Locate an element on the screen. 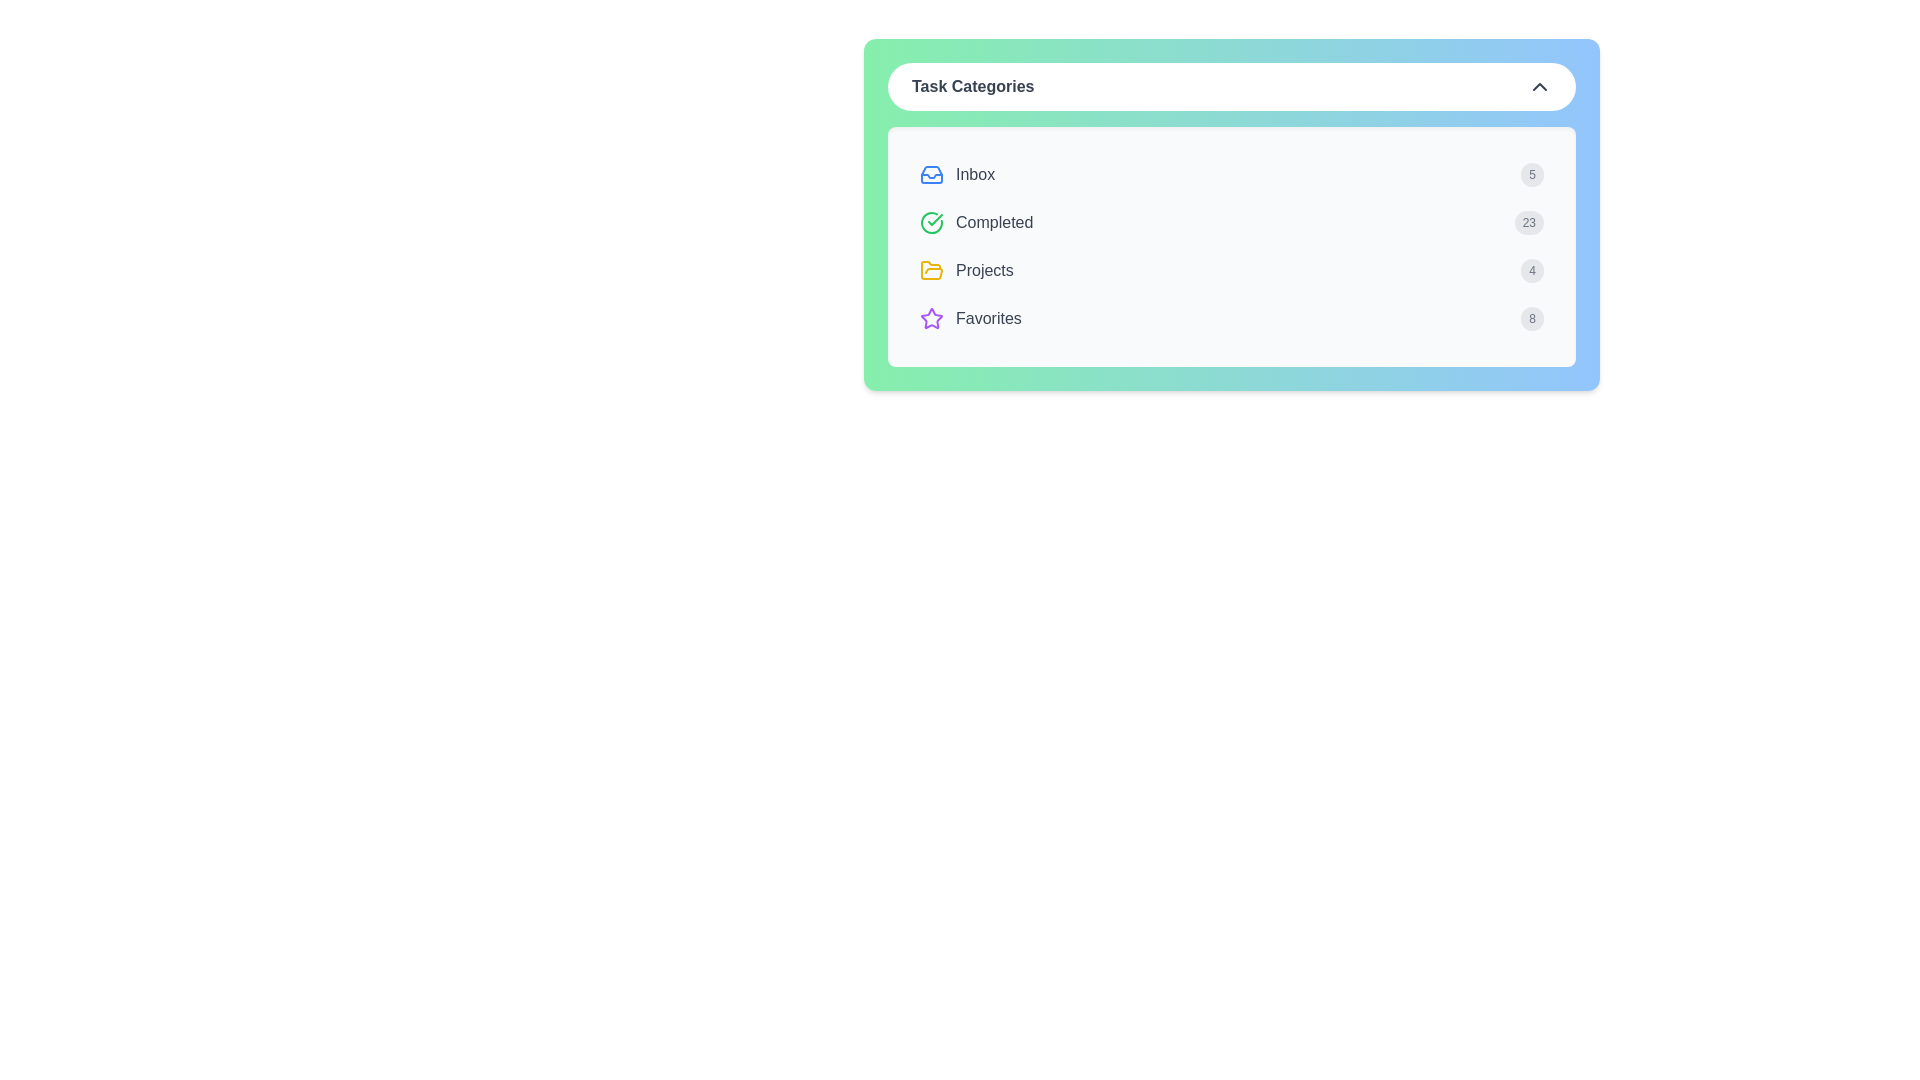 This screenshot has height=1080, width=1920. the circular green icon with a central checkmark, which serves as a confirmation indicator, located directly to the left of the 'Completed' text label is located at coordinates (930, 223).